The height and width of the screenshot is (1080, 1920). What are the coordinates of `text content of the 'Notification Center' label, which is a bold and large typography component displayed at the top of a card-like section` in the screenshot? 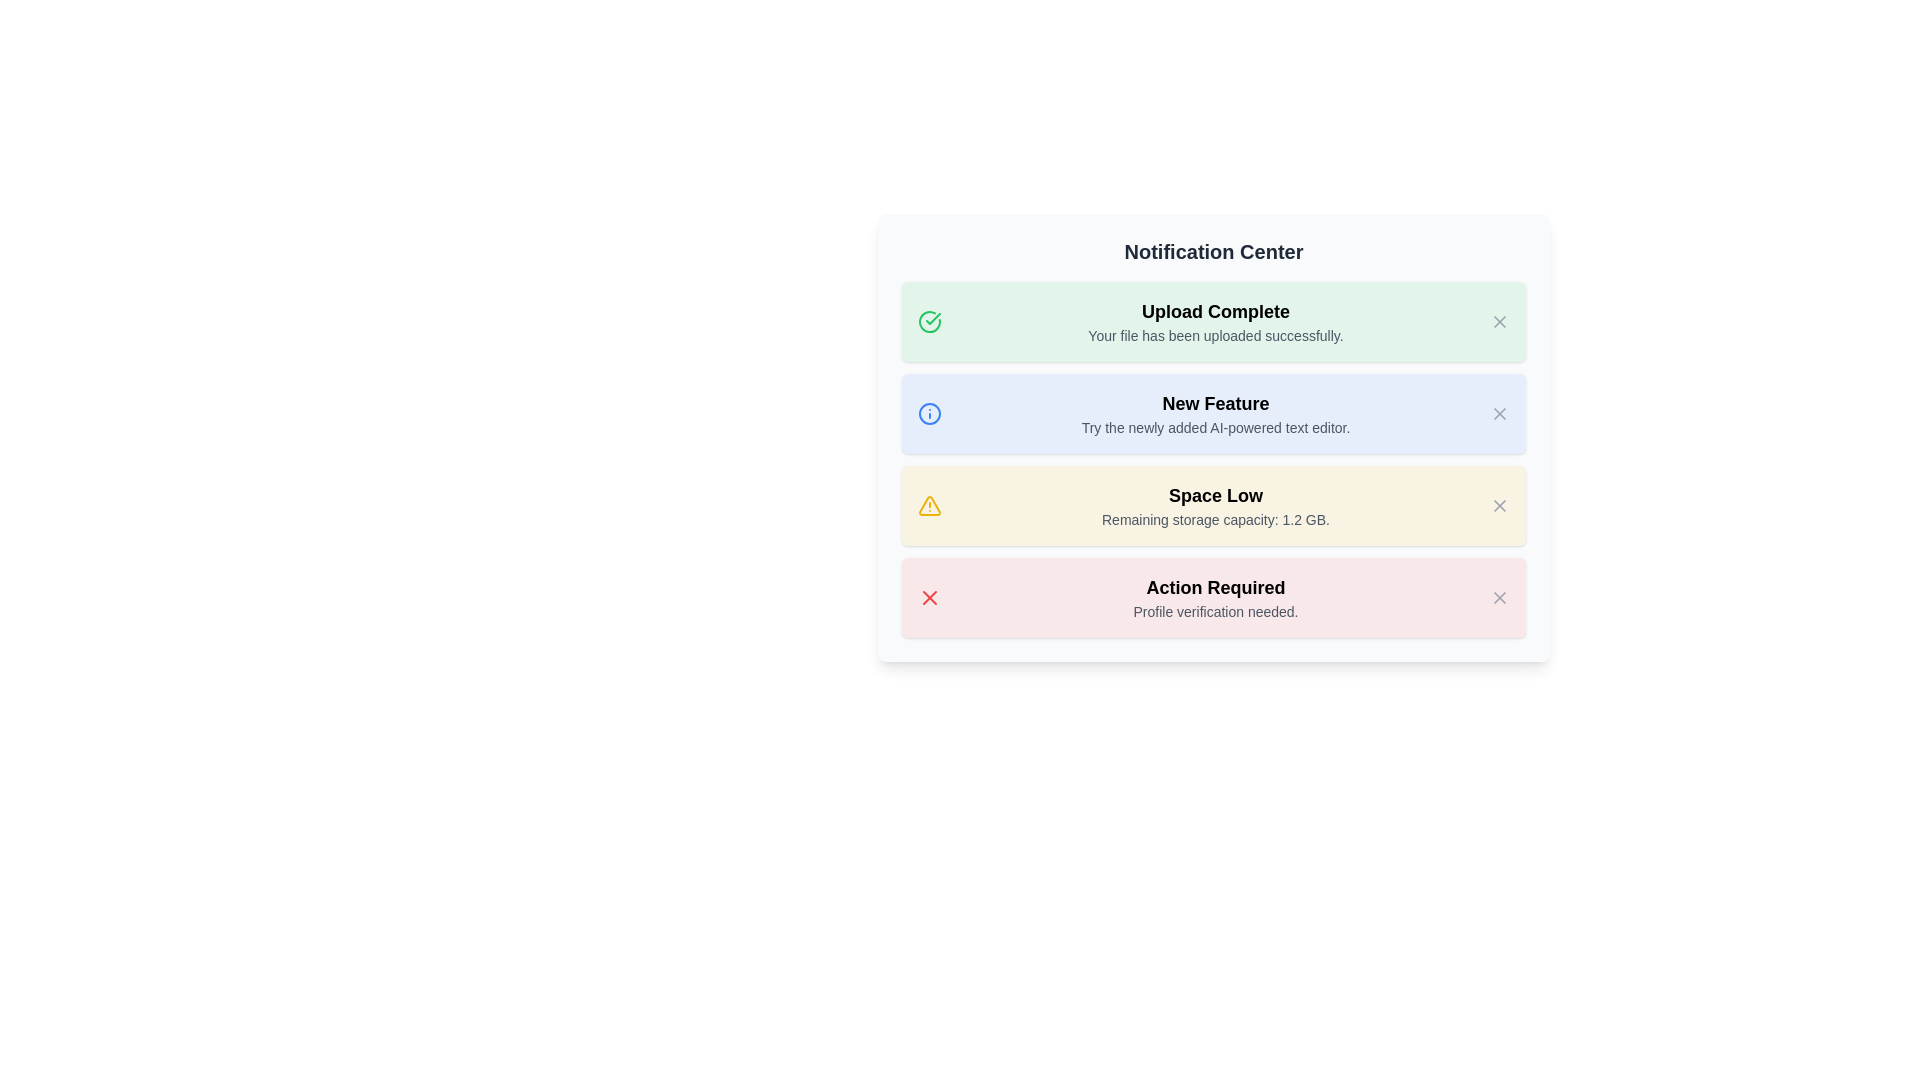 It's located at (1213, 250).